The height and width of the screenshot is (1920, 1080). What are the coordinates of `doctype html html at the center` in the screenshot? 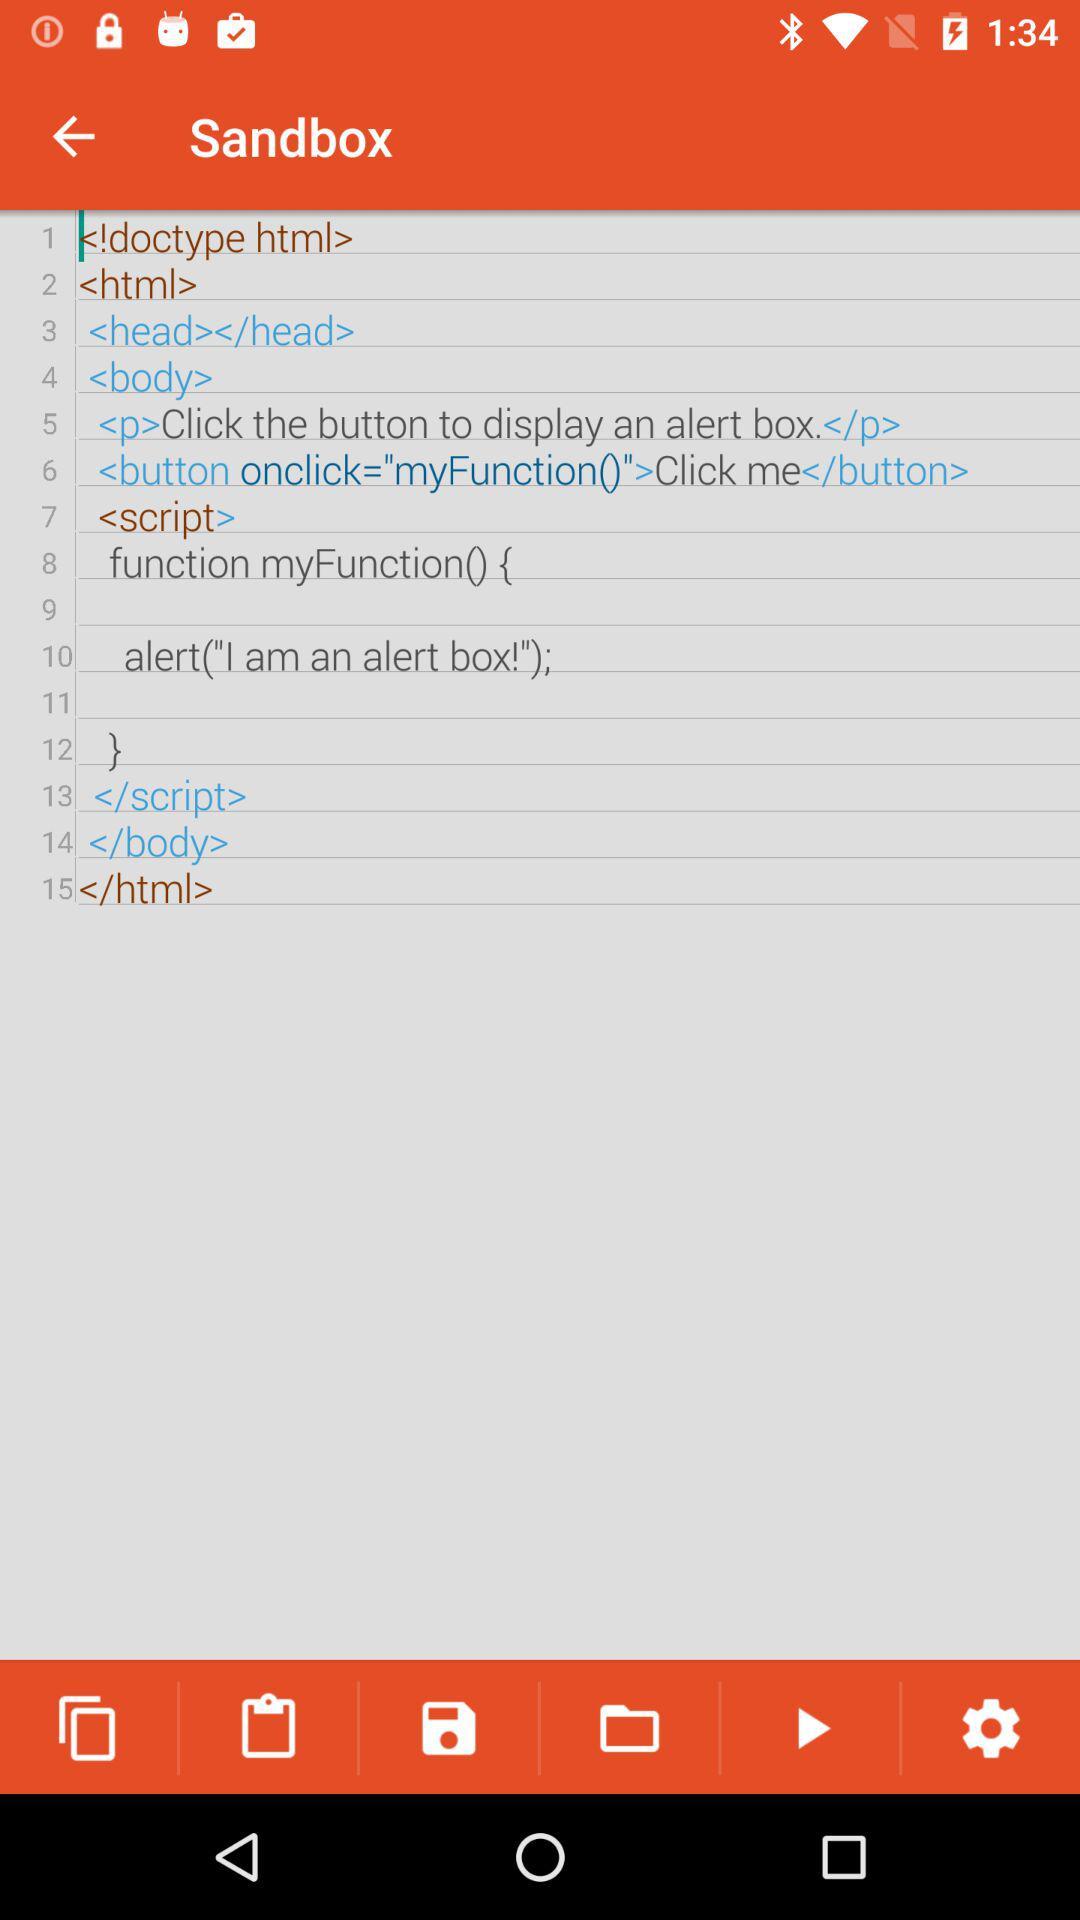 It's located at (540, 935).